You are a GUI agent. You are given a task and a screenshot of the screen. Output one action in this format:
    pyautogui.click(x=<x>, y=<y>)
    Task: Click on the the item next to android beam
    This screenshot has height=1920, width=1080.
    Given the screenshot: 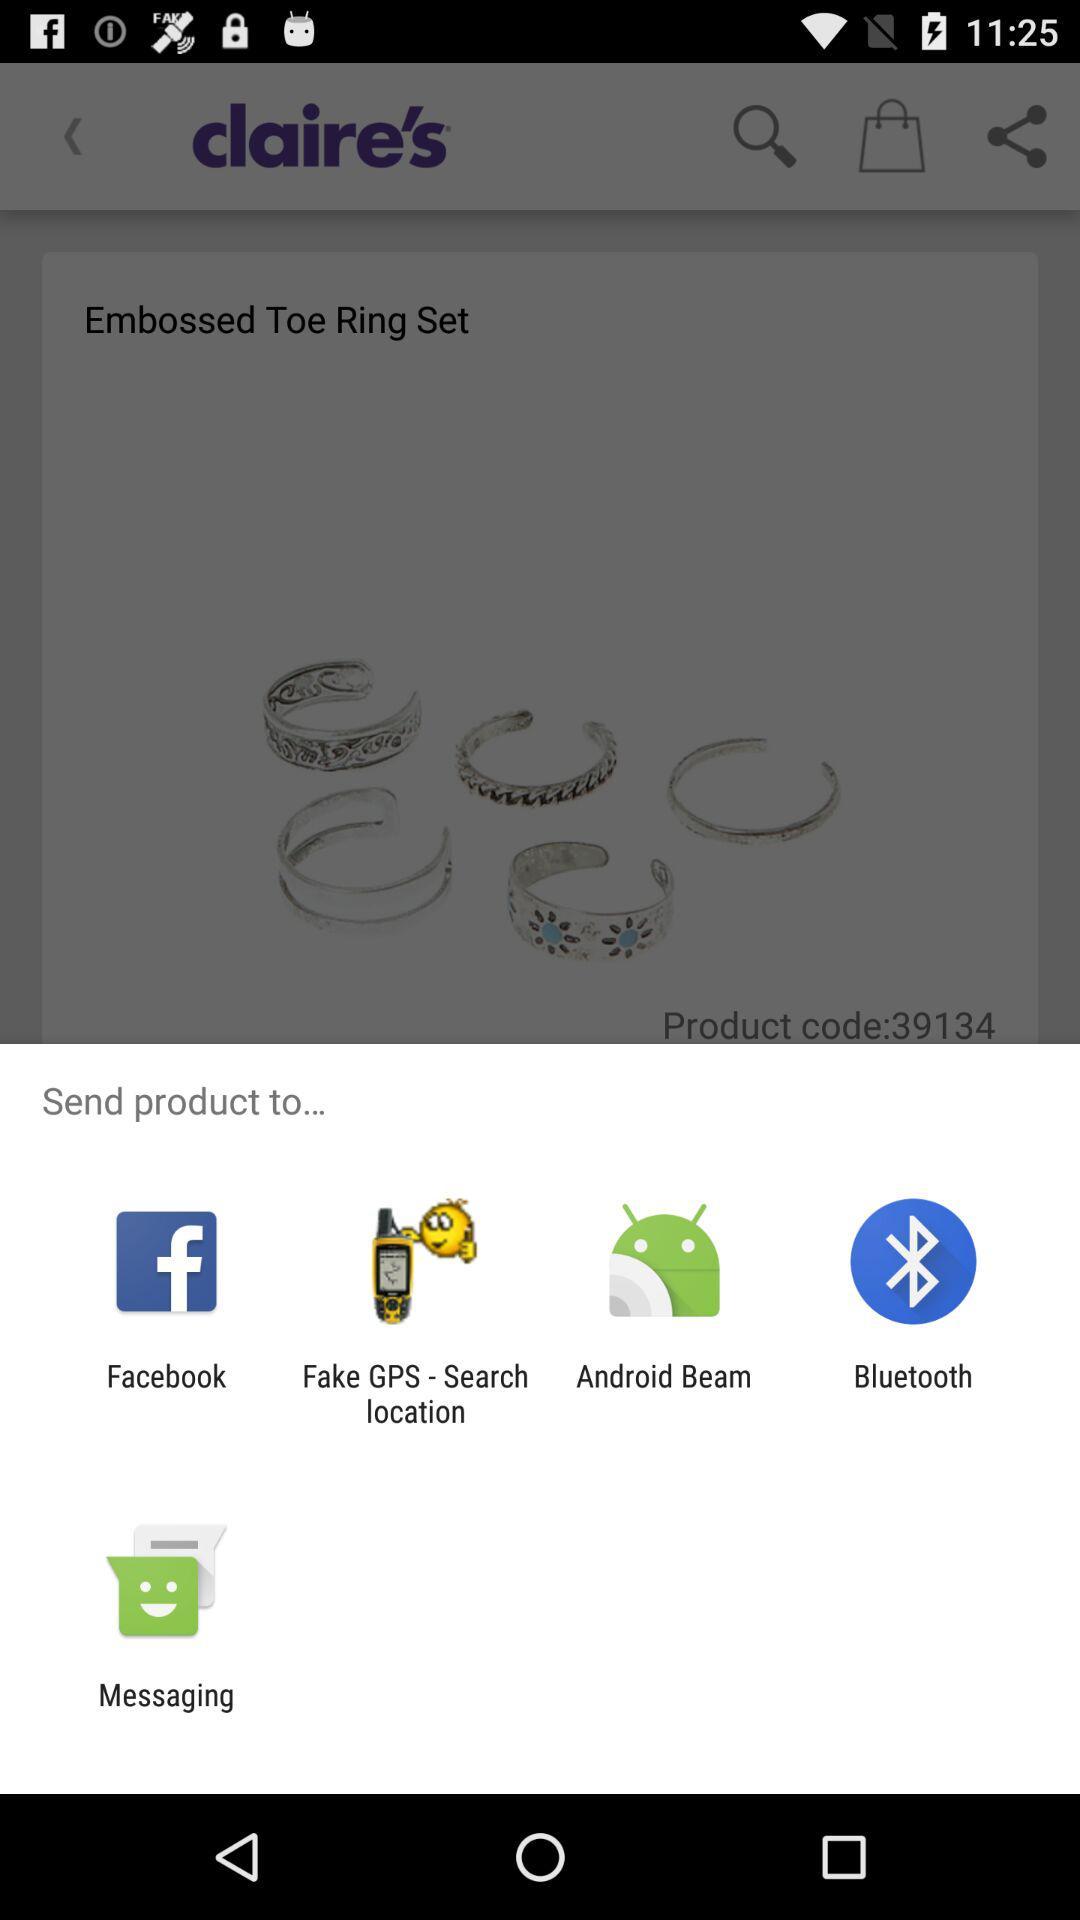 What is the action you would take?
    pyautogui.click(x=414, y=1392)
    